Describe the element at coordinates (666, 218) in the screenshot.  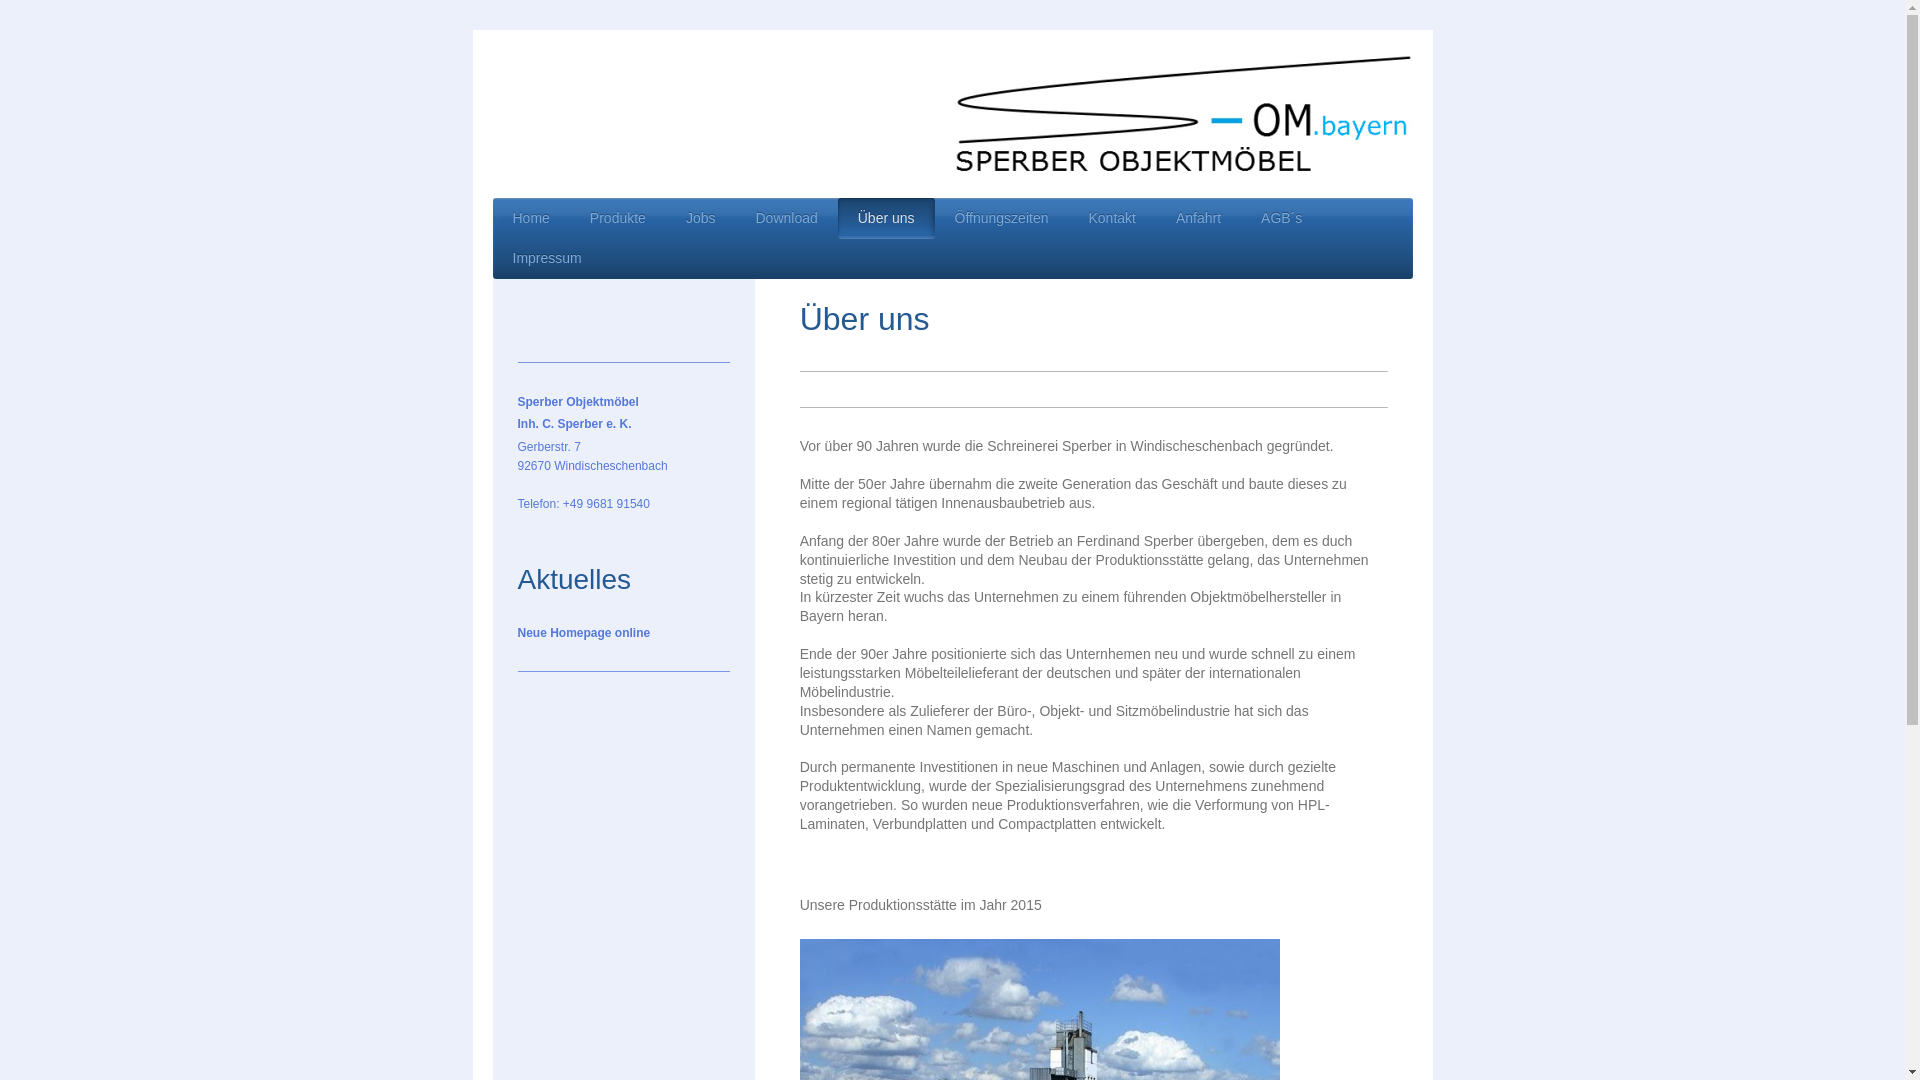
I see `'Jobs'` at that location.